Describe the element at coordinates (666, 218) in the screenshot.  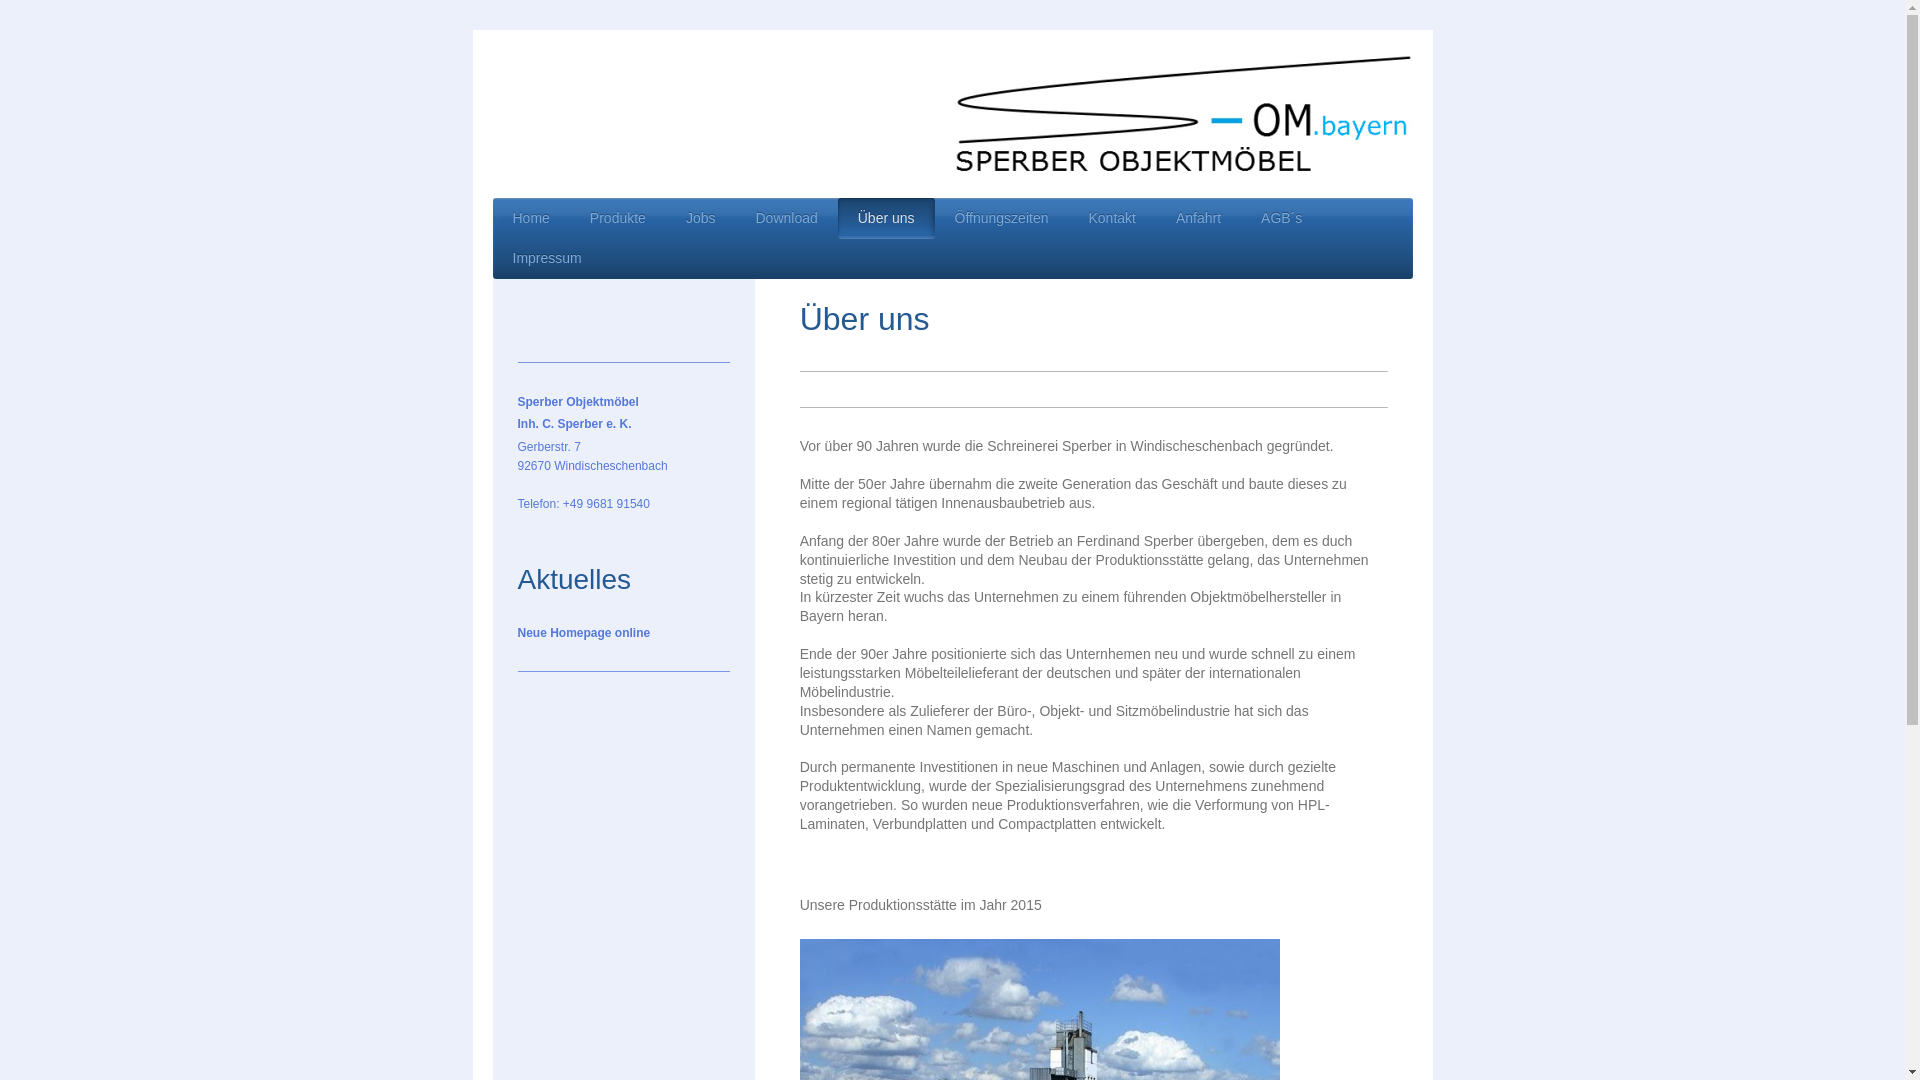
I see `'Jobs'` at that location.